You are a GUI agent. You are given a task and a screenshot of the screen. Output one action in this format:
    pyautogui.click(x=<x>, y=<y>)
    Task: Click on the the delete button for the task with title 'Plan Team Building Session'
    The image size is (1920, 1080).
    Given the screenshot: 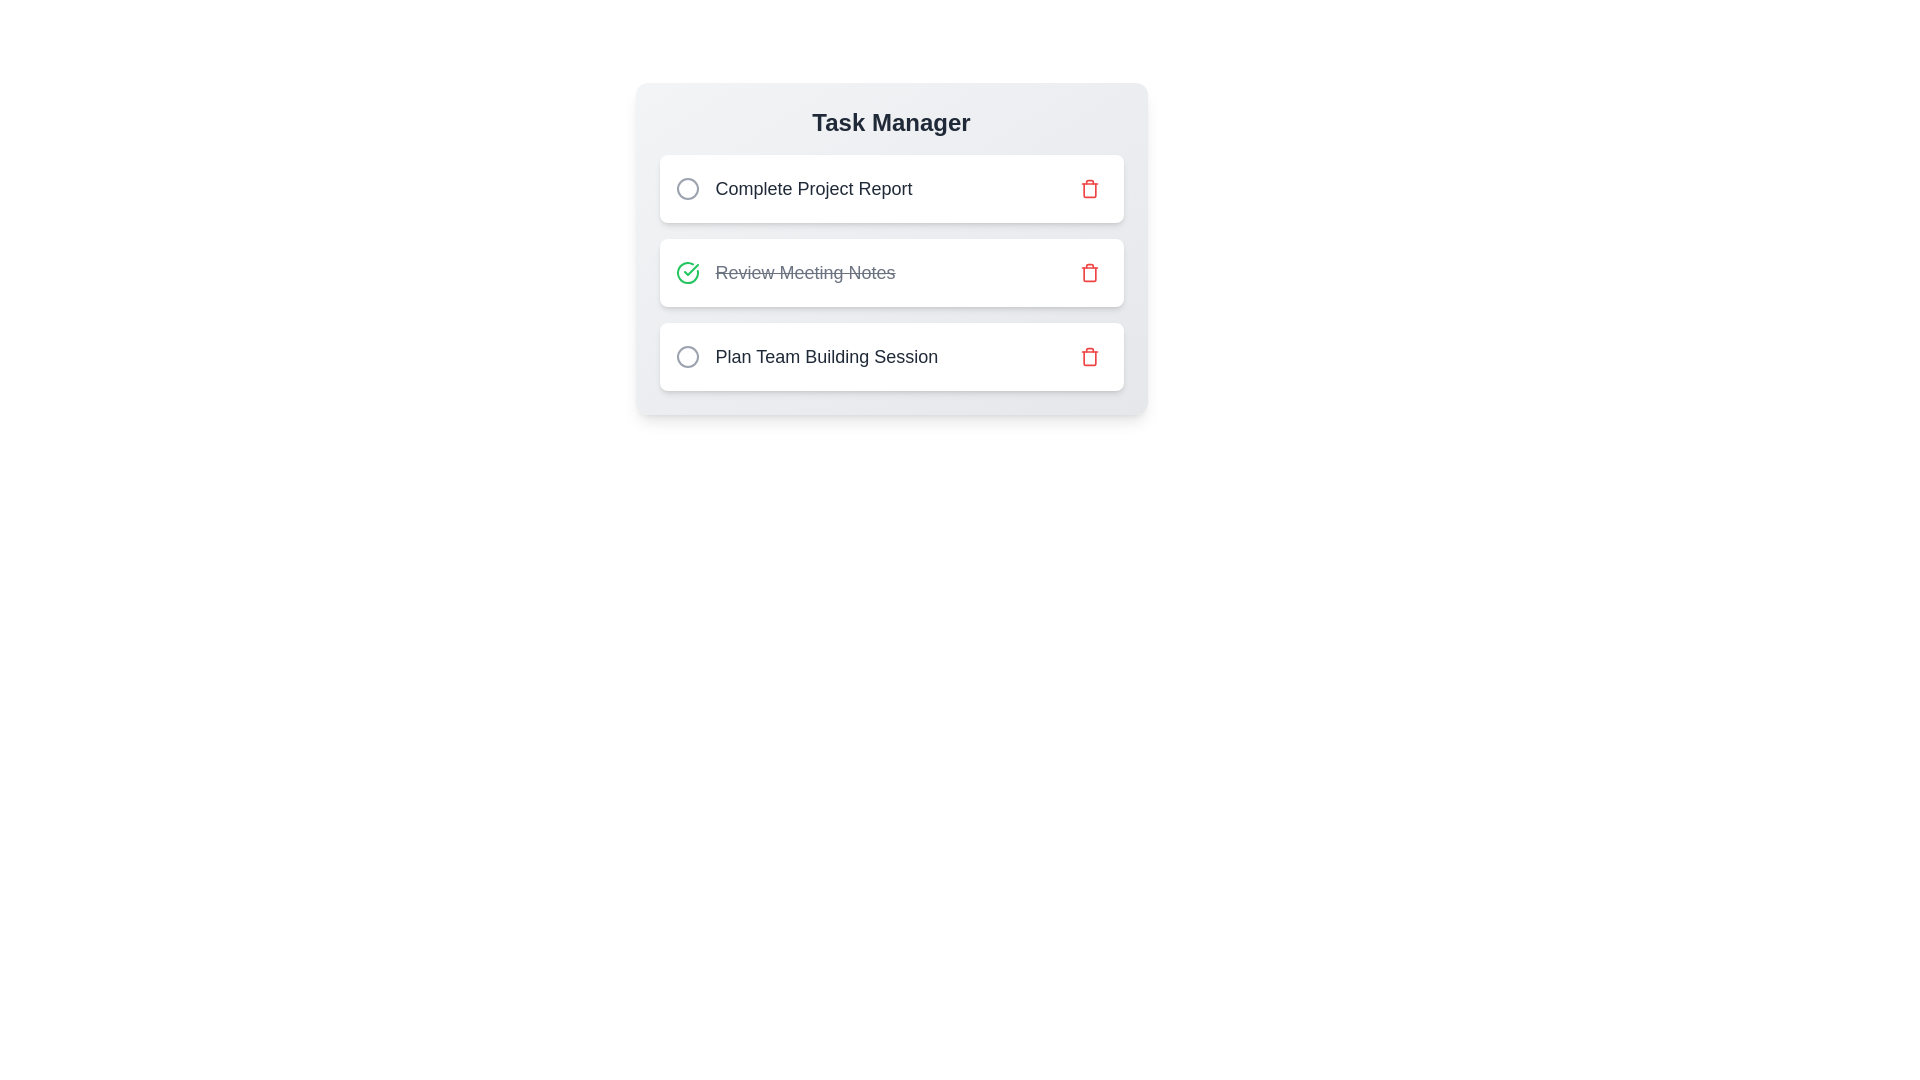 What is the action you would take?
    pyautogui.click(x=1088, y=356)
    